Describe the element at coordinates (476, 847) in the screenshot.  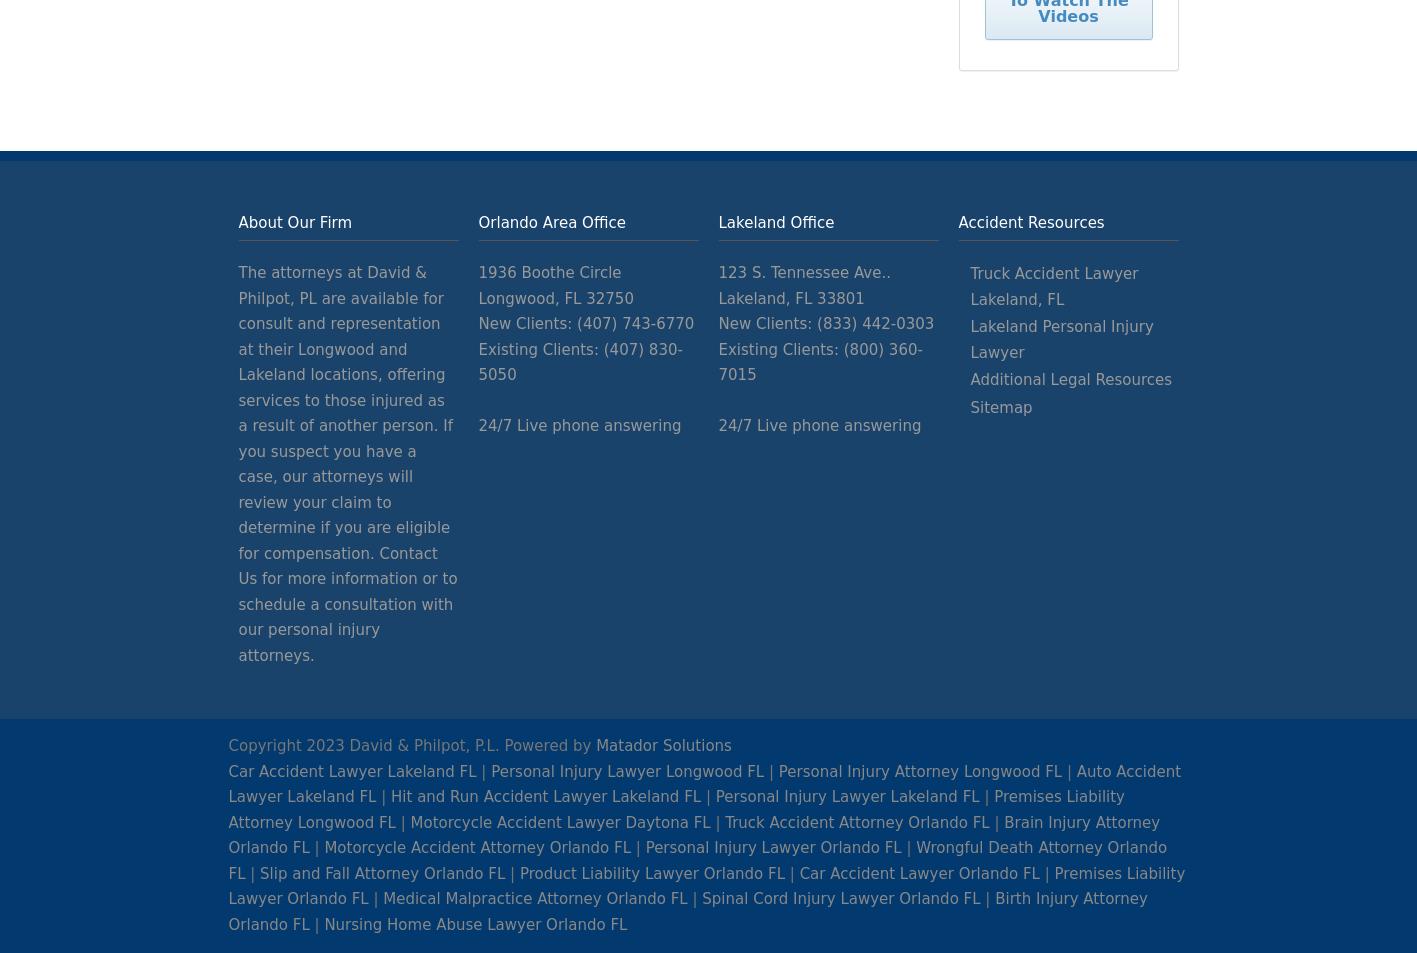
I see `'Motorcycle Accident Attorney Orlando FL'` at that location.